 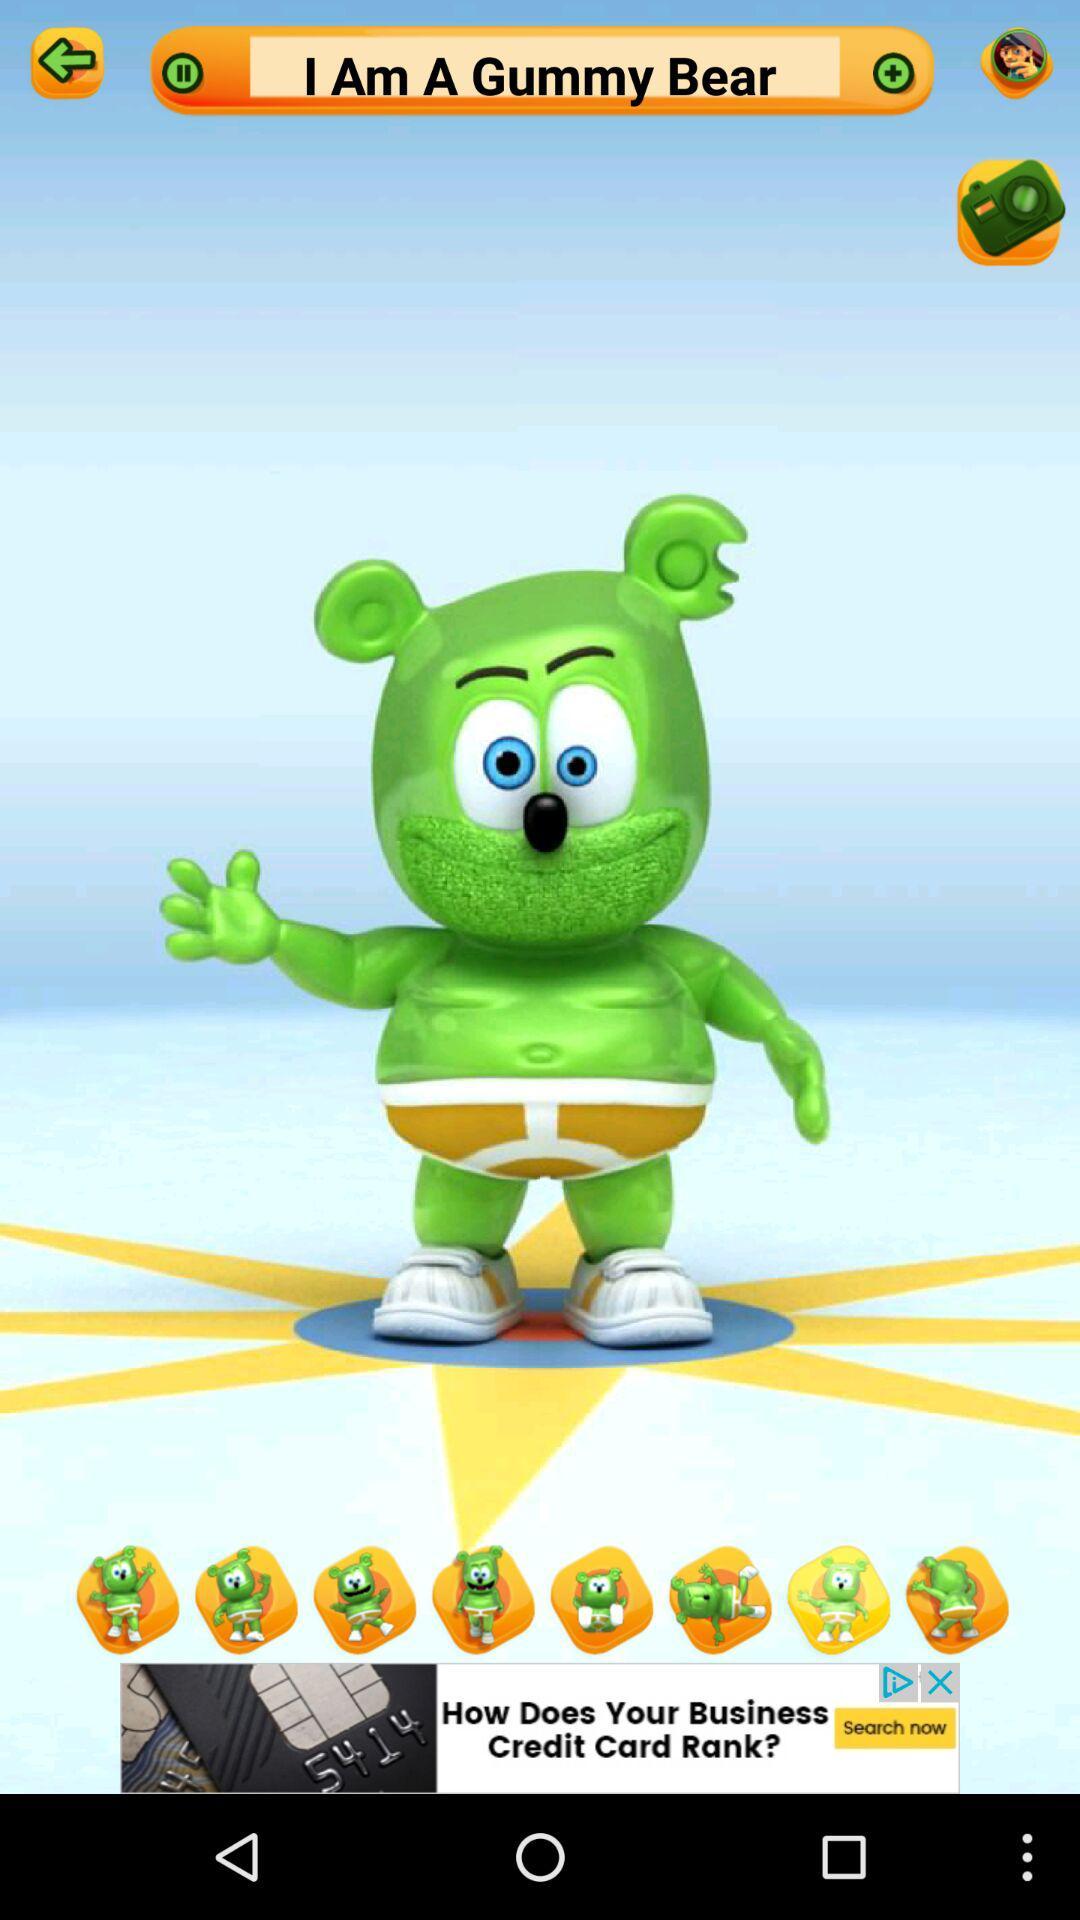 I want to click on the avatar icon, so click(x=242, y=1715).